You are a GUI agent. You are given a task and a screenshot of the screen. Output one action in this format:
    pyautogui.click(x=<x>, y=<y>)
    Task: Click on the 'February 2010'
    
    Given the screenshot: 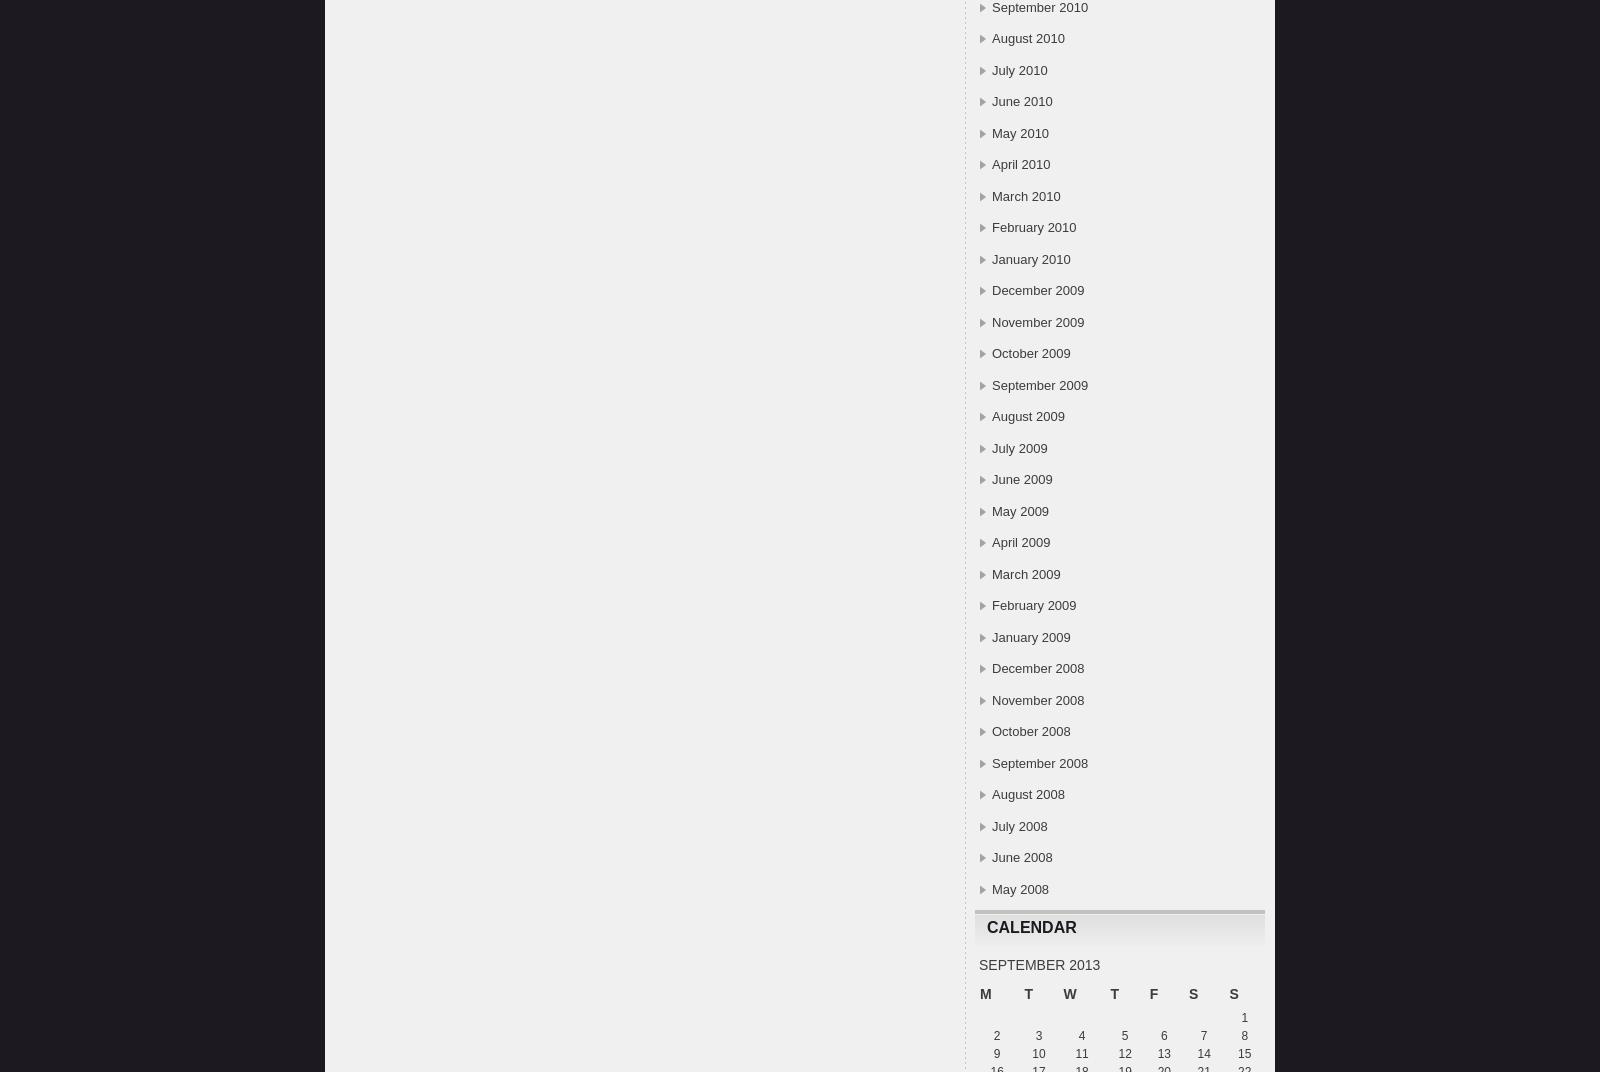 What is the action you would take?
    pyautogui.click(x=1033, y=227)
    